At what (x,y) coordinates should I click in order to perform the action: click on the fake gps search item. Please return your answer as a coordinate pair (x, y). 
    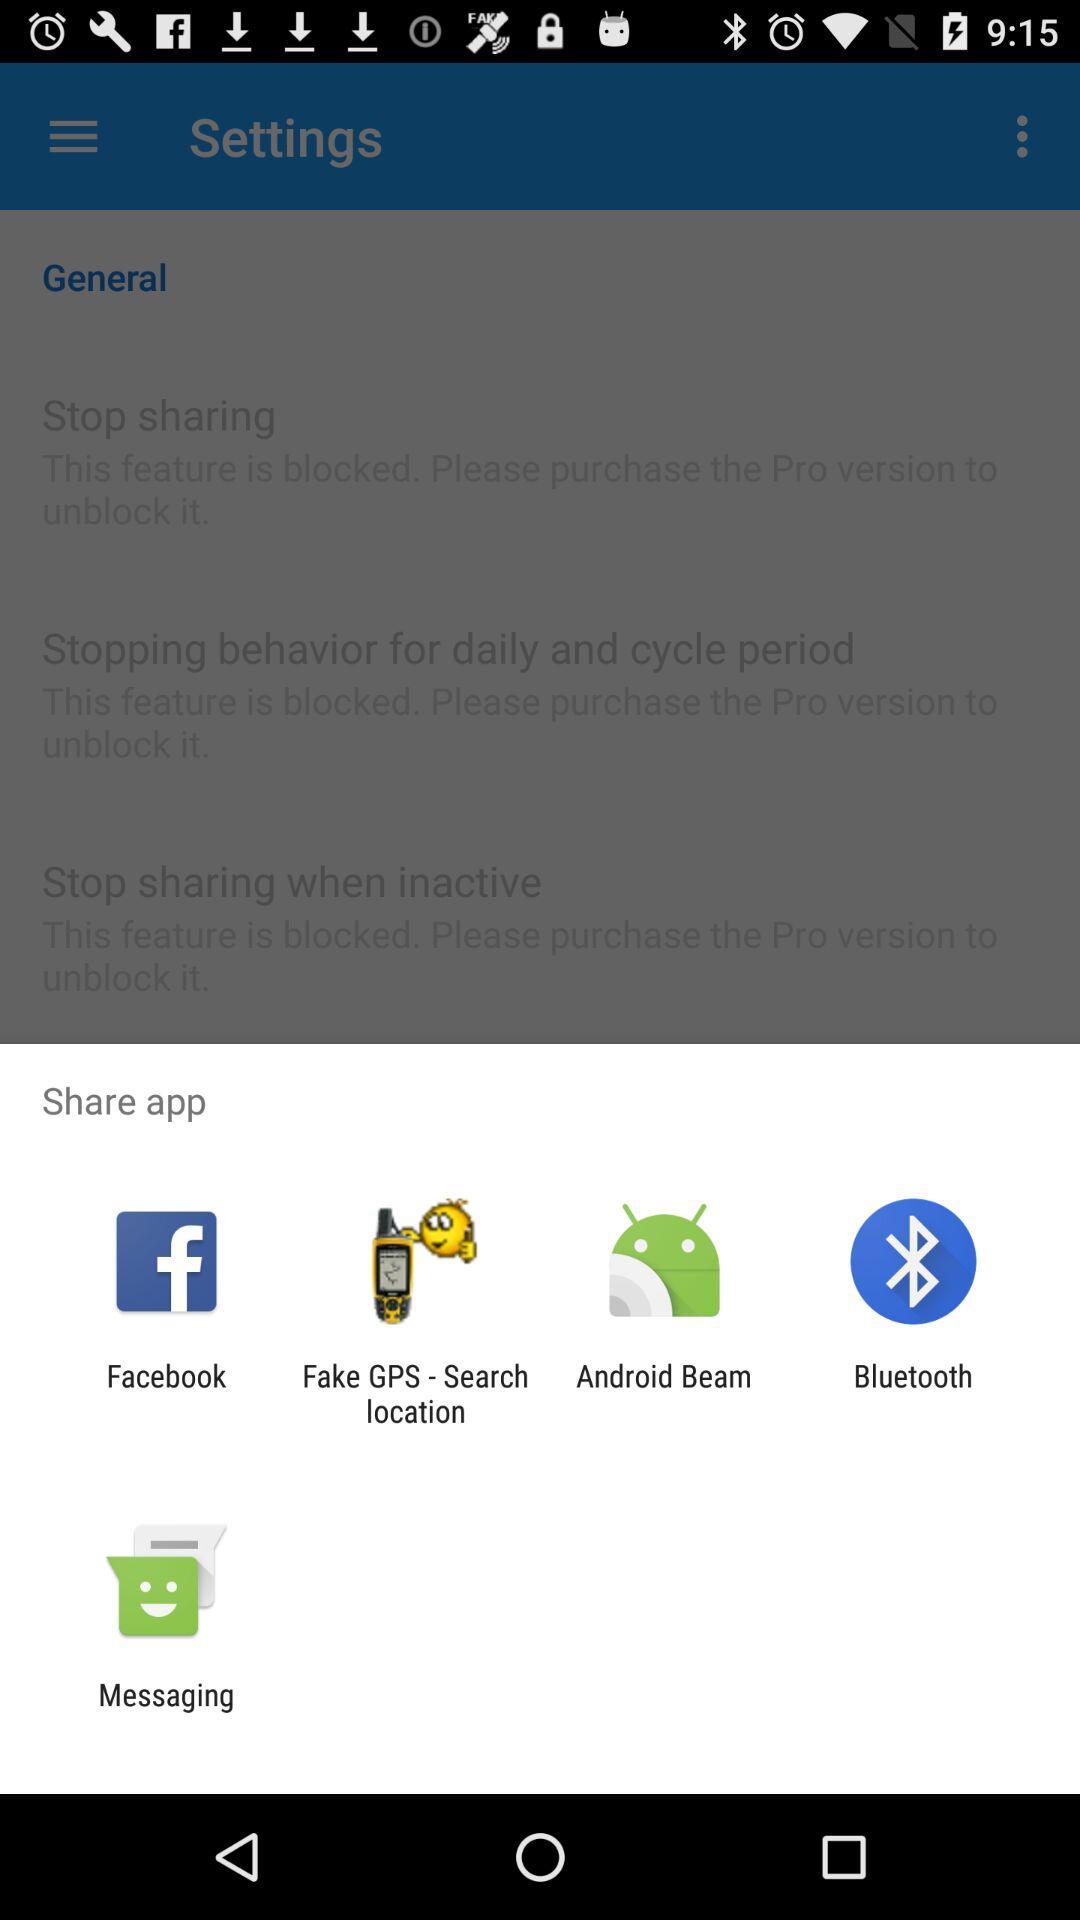
    Looking at the image, I should click on (414, 1392).